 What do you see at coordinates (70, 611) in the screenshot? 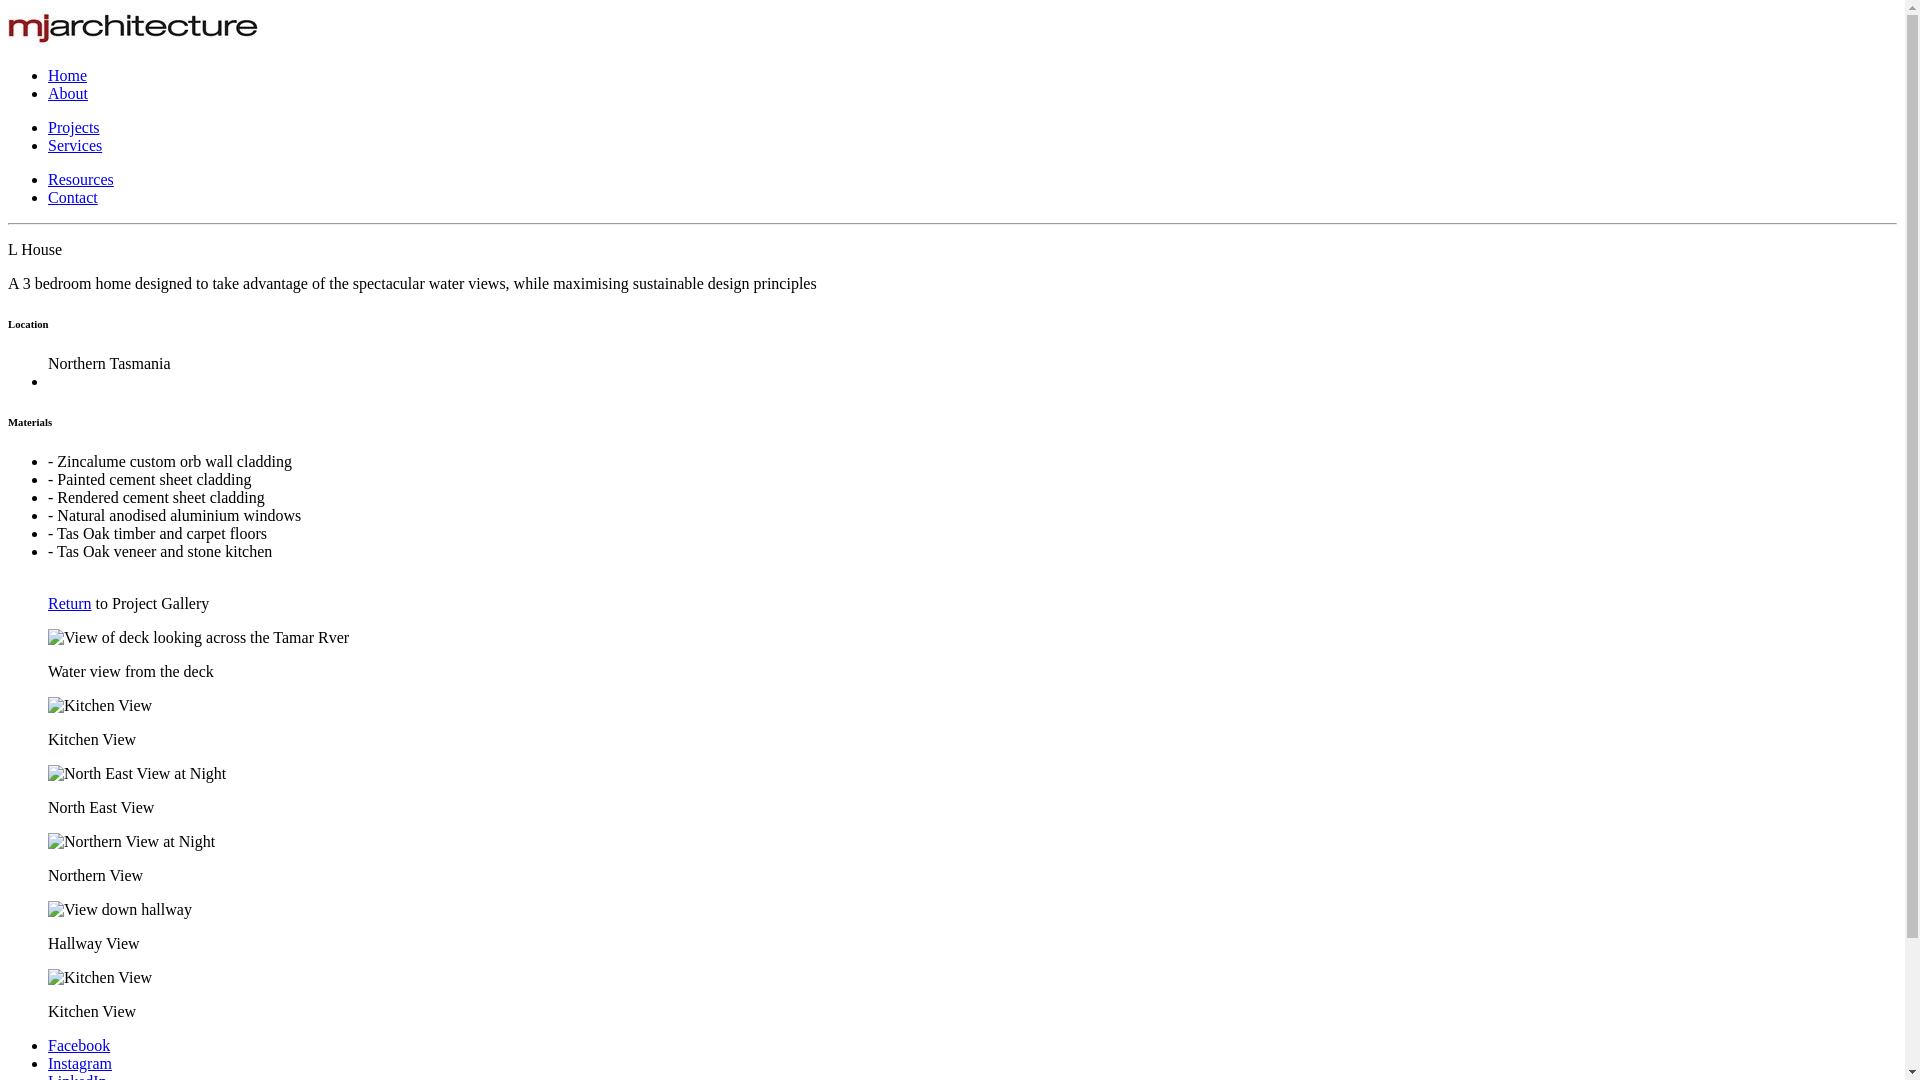
I see `'Return'` at bounding box center [70, 611].